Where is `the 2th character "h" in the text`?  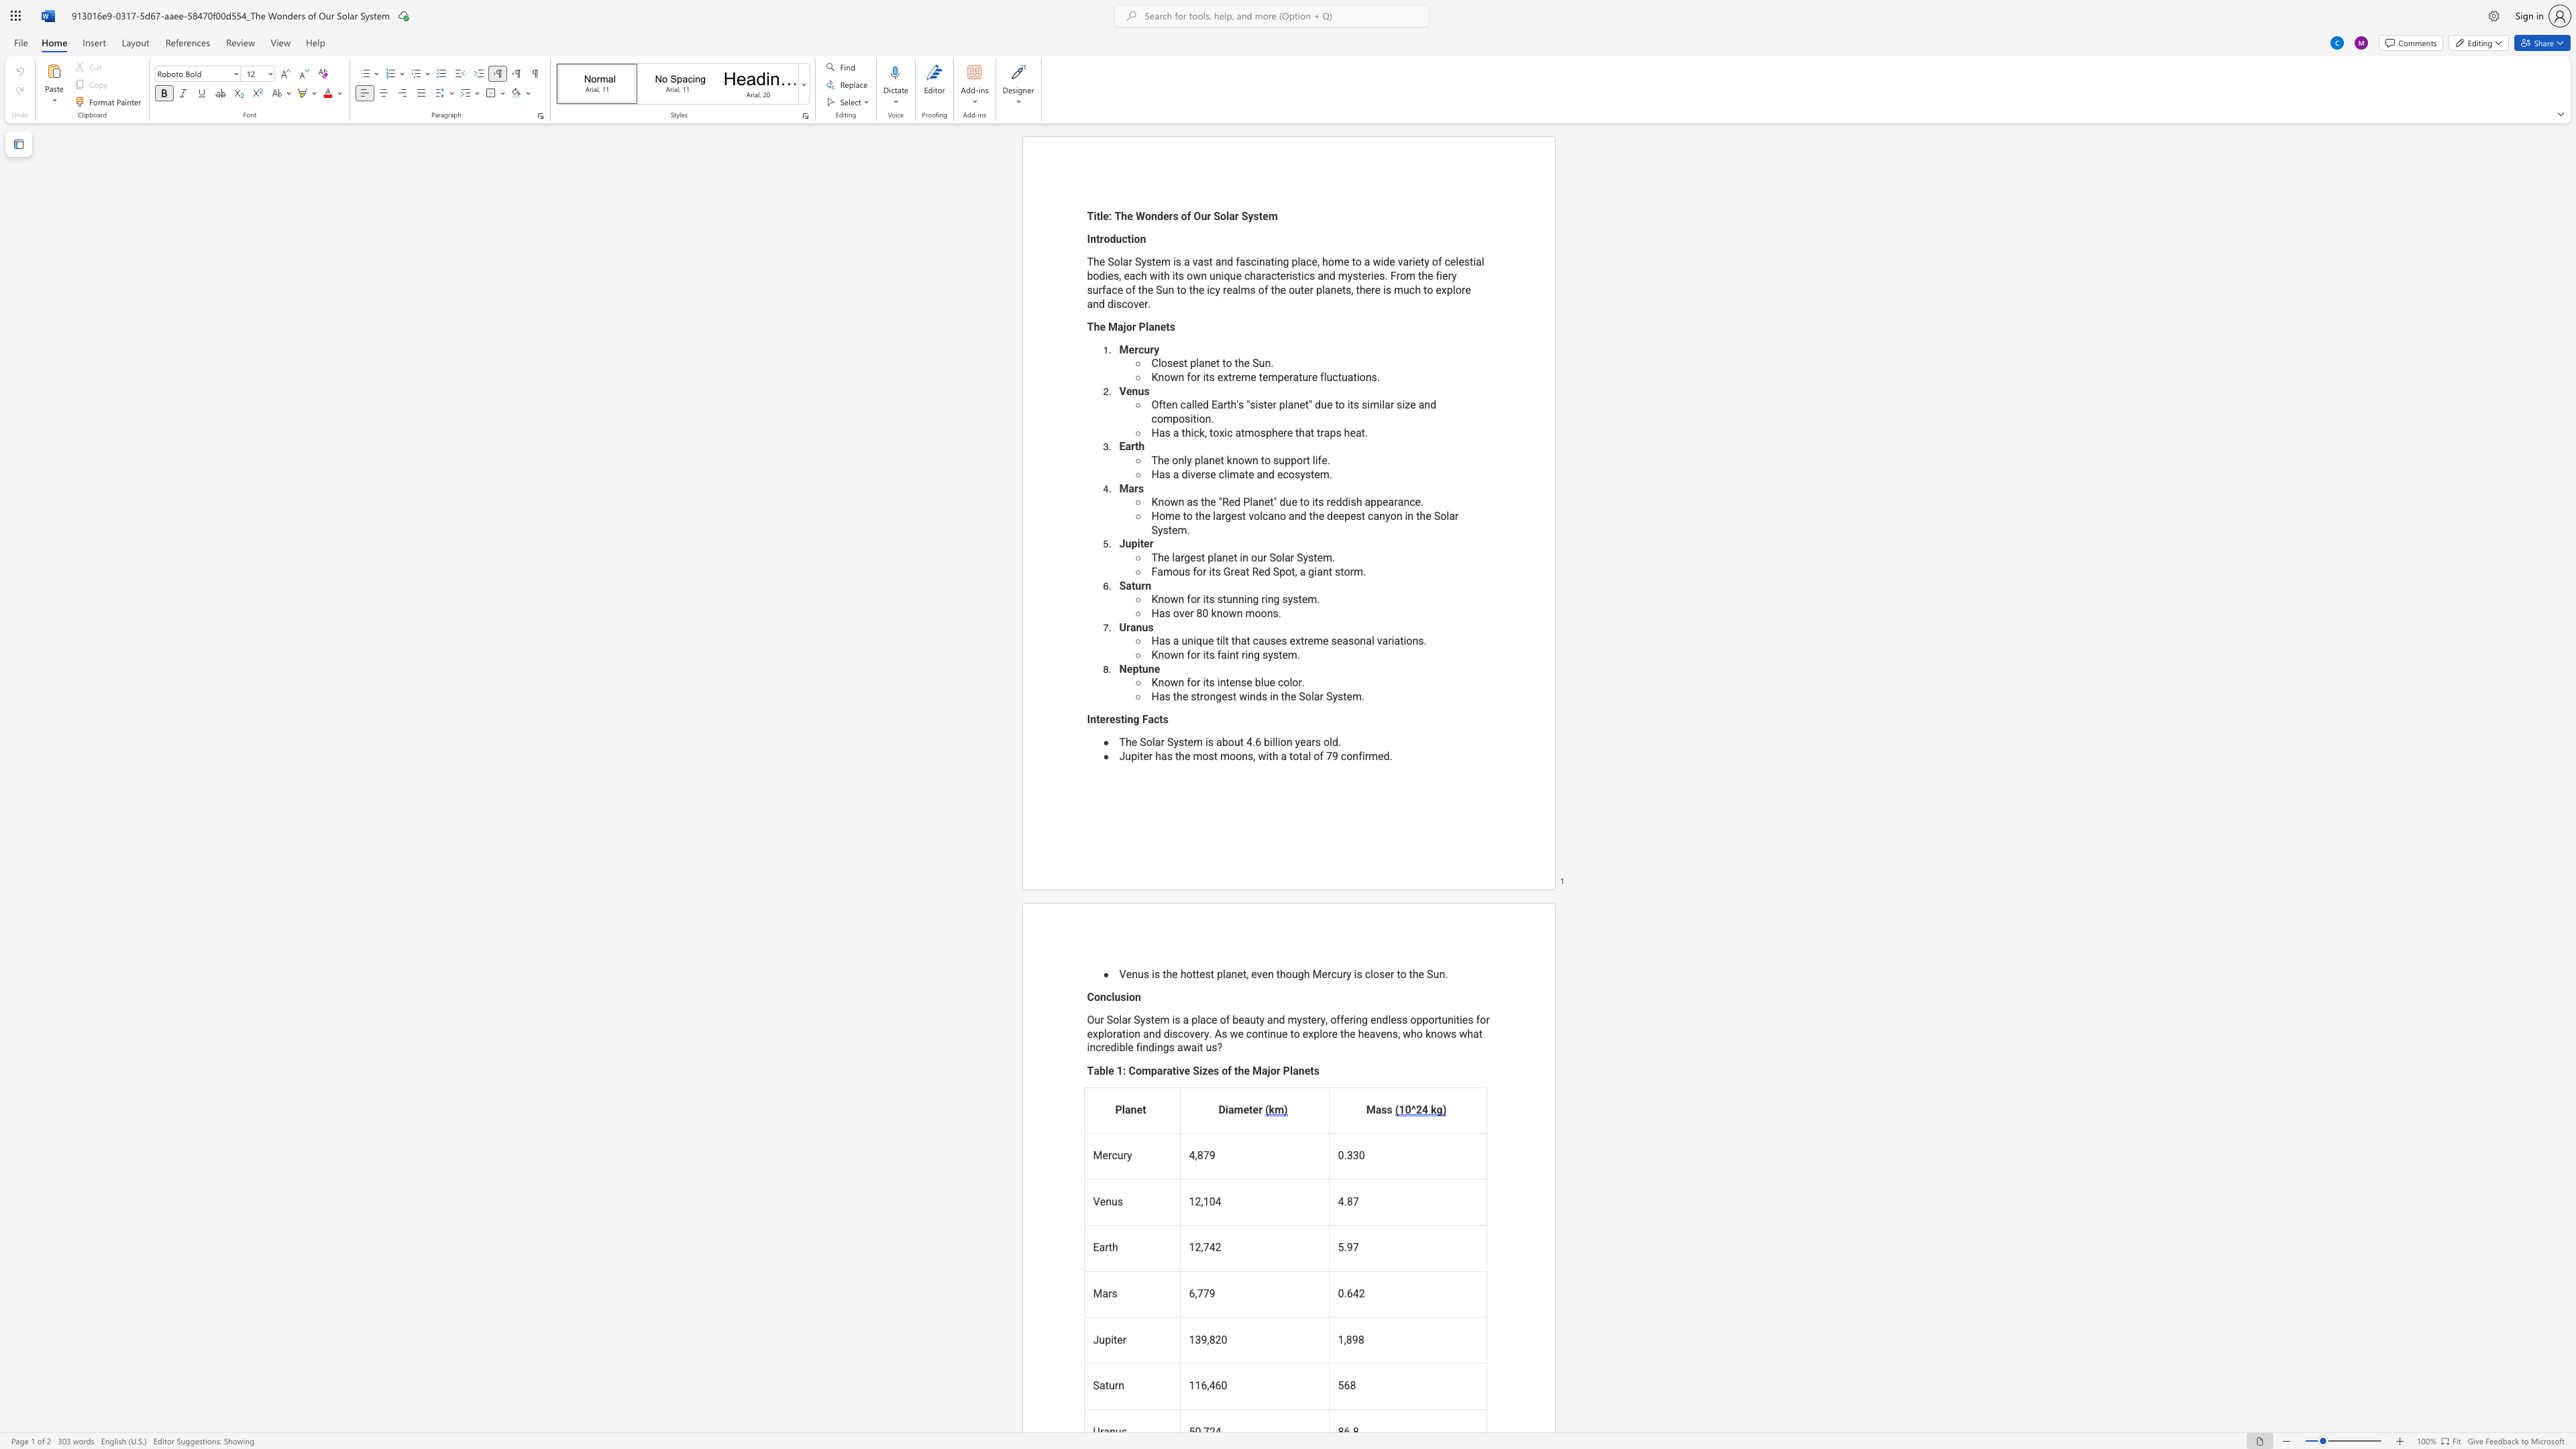 the 2th character "h" in the text is located at coordinates (1181, 756).